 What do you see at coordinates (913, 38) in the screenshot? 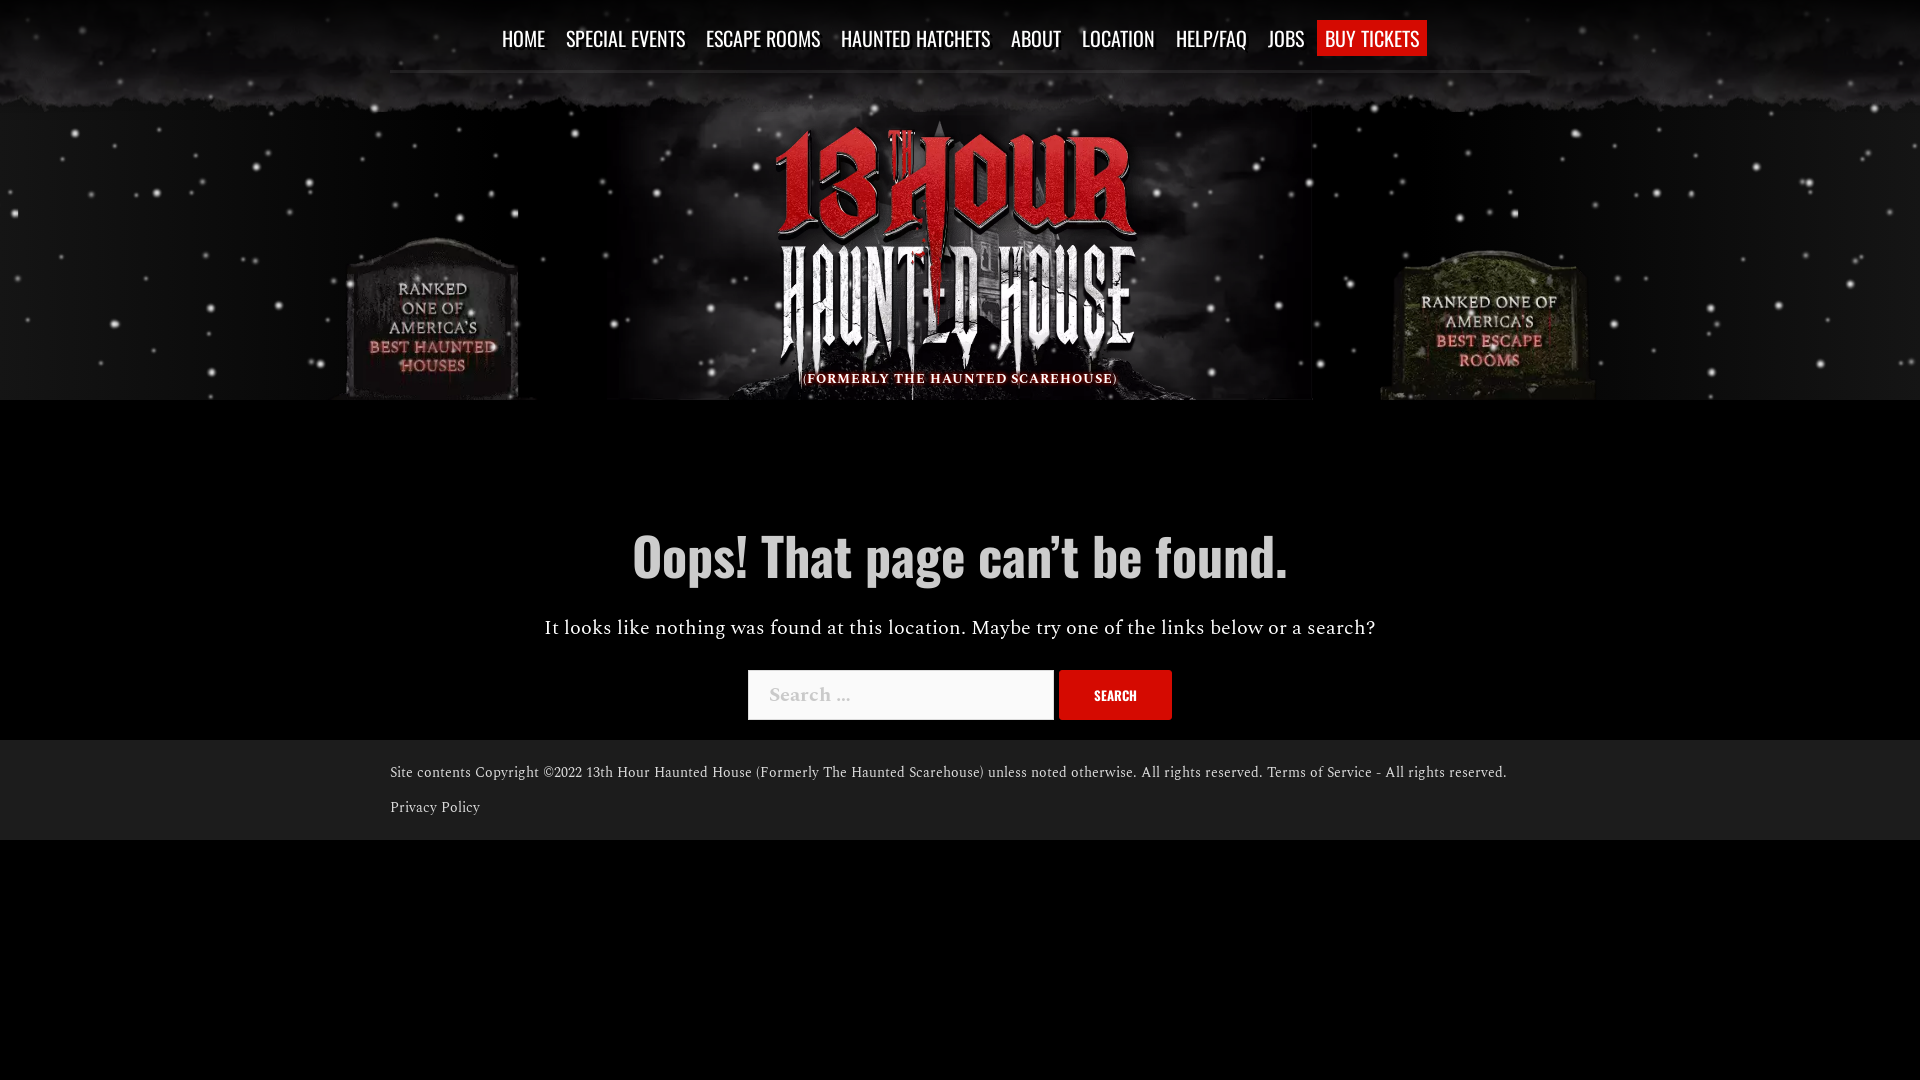
I see `'HAUNTED HATCHETS'` at bounding box center [913, 38].